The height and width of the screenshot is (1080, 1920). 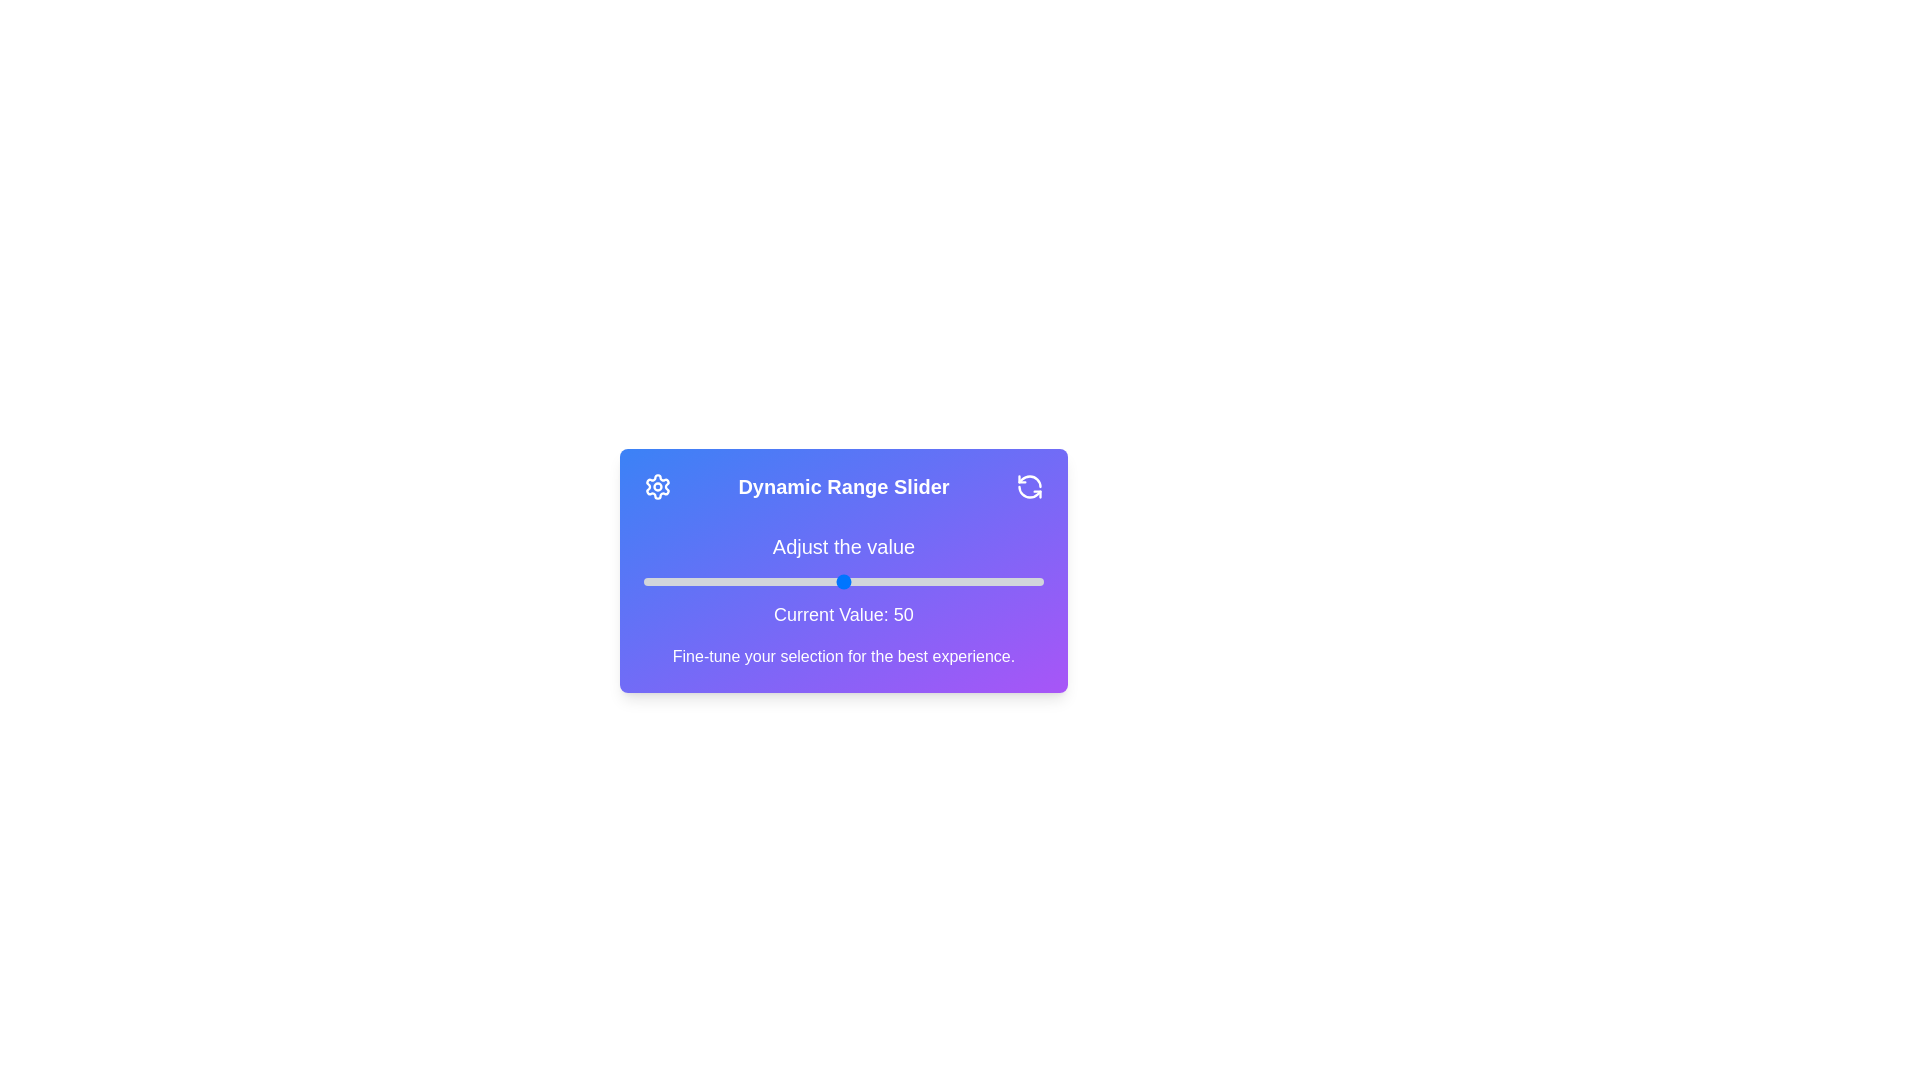 I want to click on the slider to set the value to 46, so click(x=828, y=582).